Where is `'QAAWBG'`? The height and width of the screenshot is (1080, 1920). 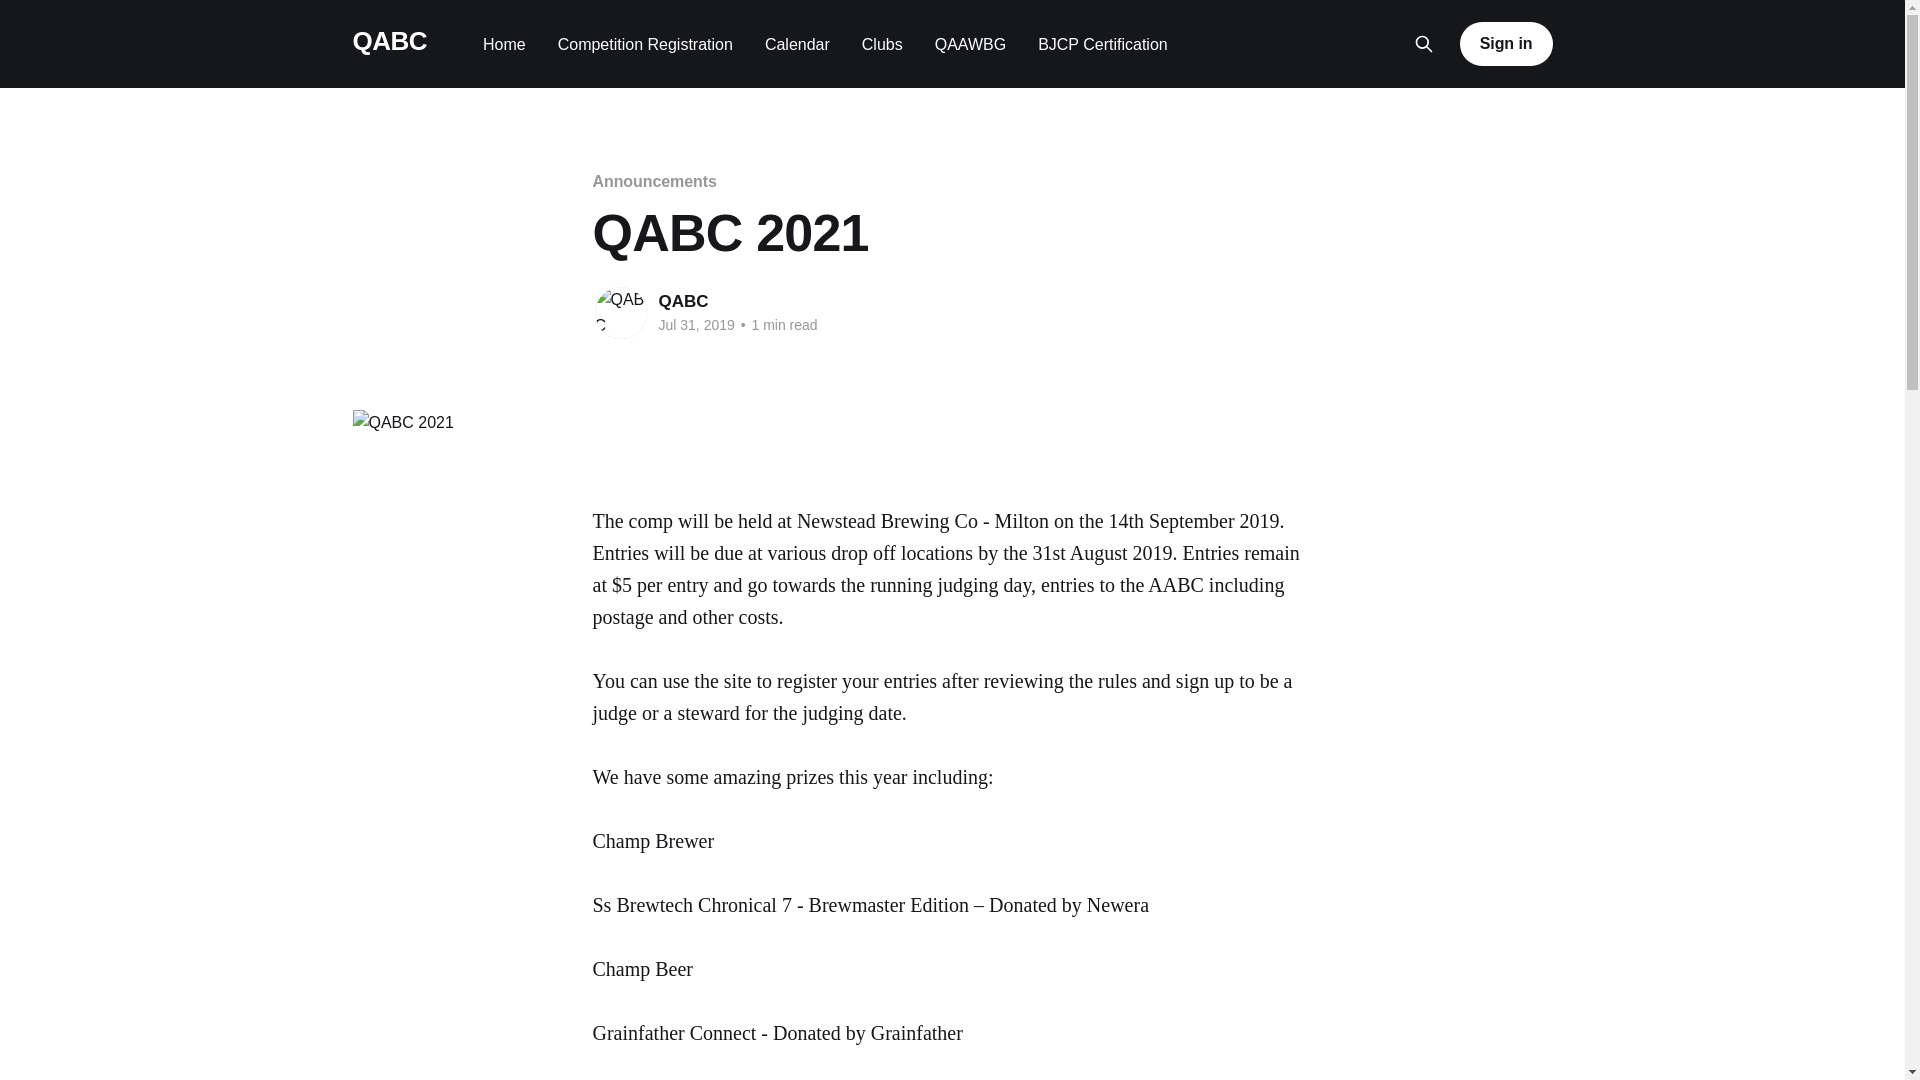
'QAAWBG' is located at coordinates (970, 44).